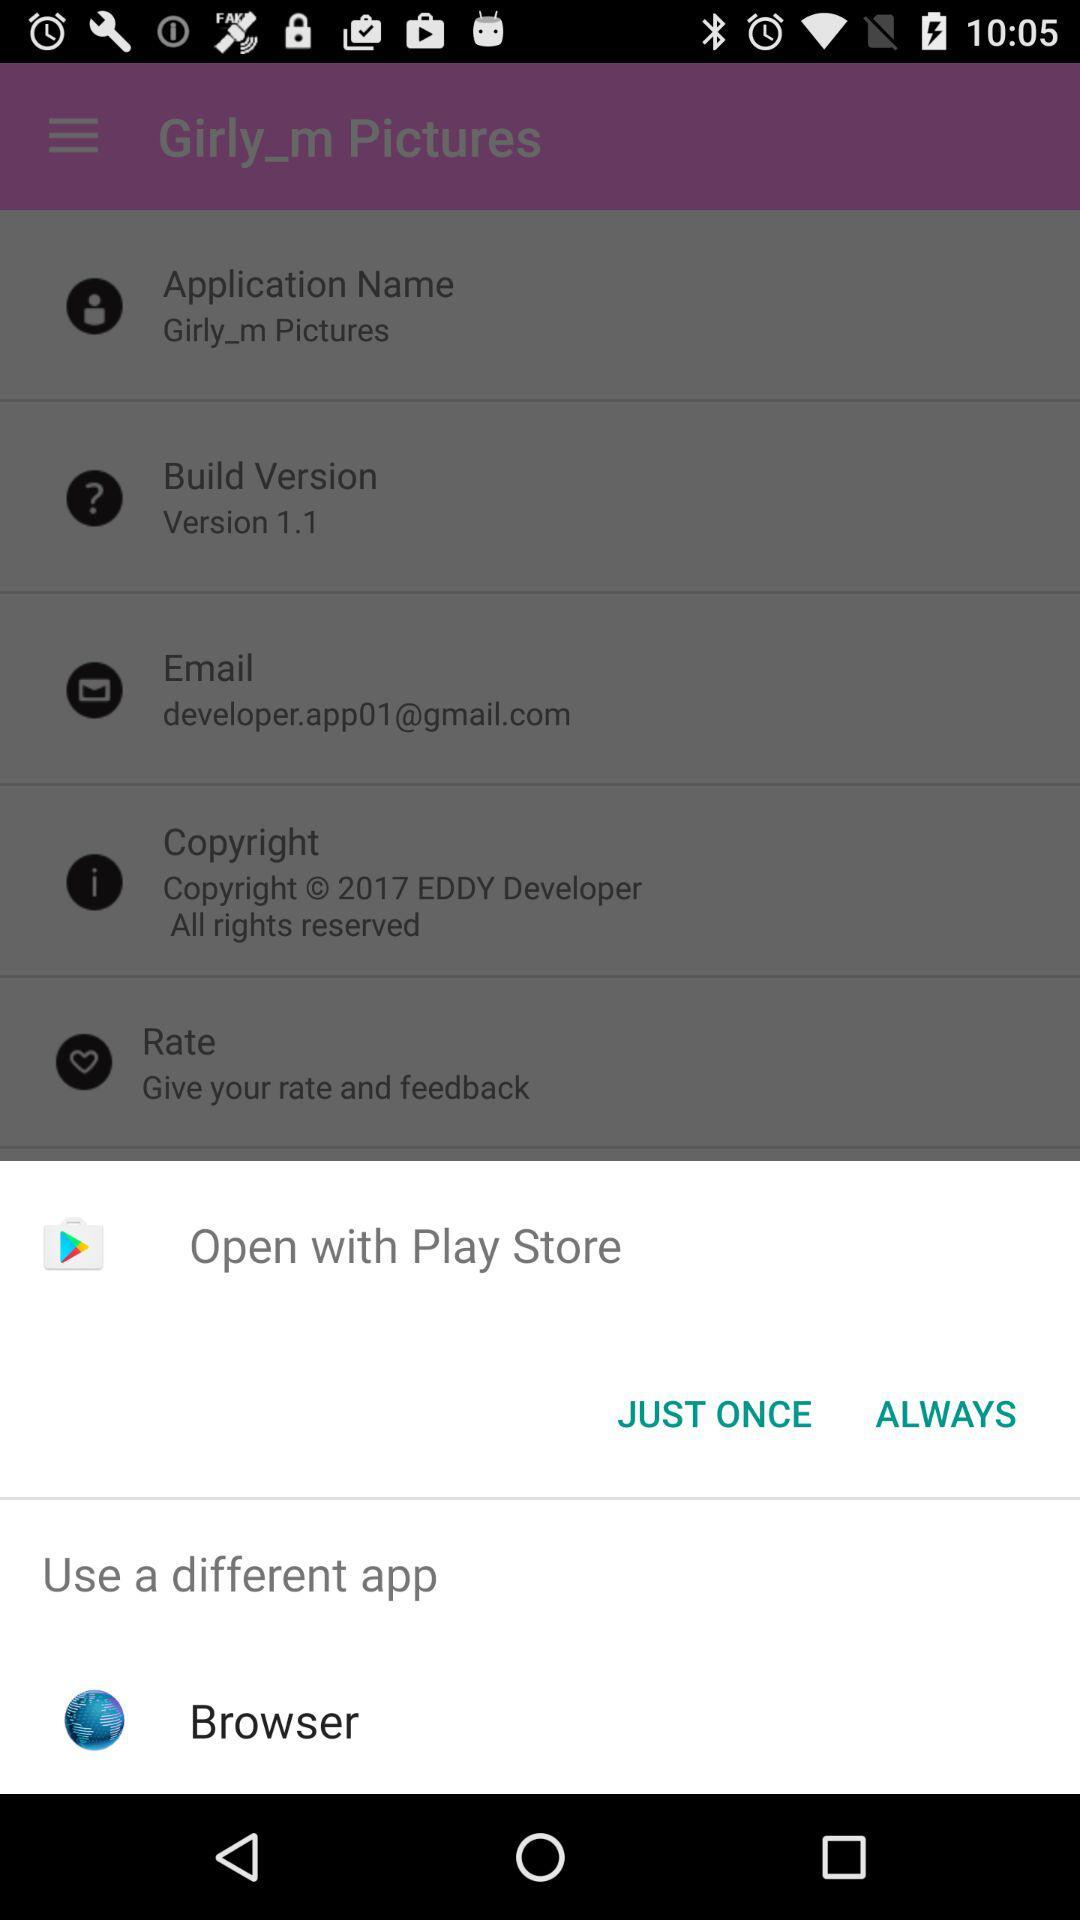 This screenshot has height=1920, width=1080. I want to click on the icon above the browser app, so click(540, 1572).